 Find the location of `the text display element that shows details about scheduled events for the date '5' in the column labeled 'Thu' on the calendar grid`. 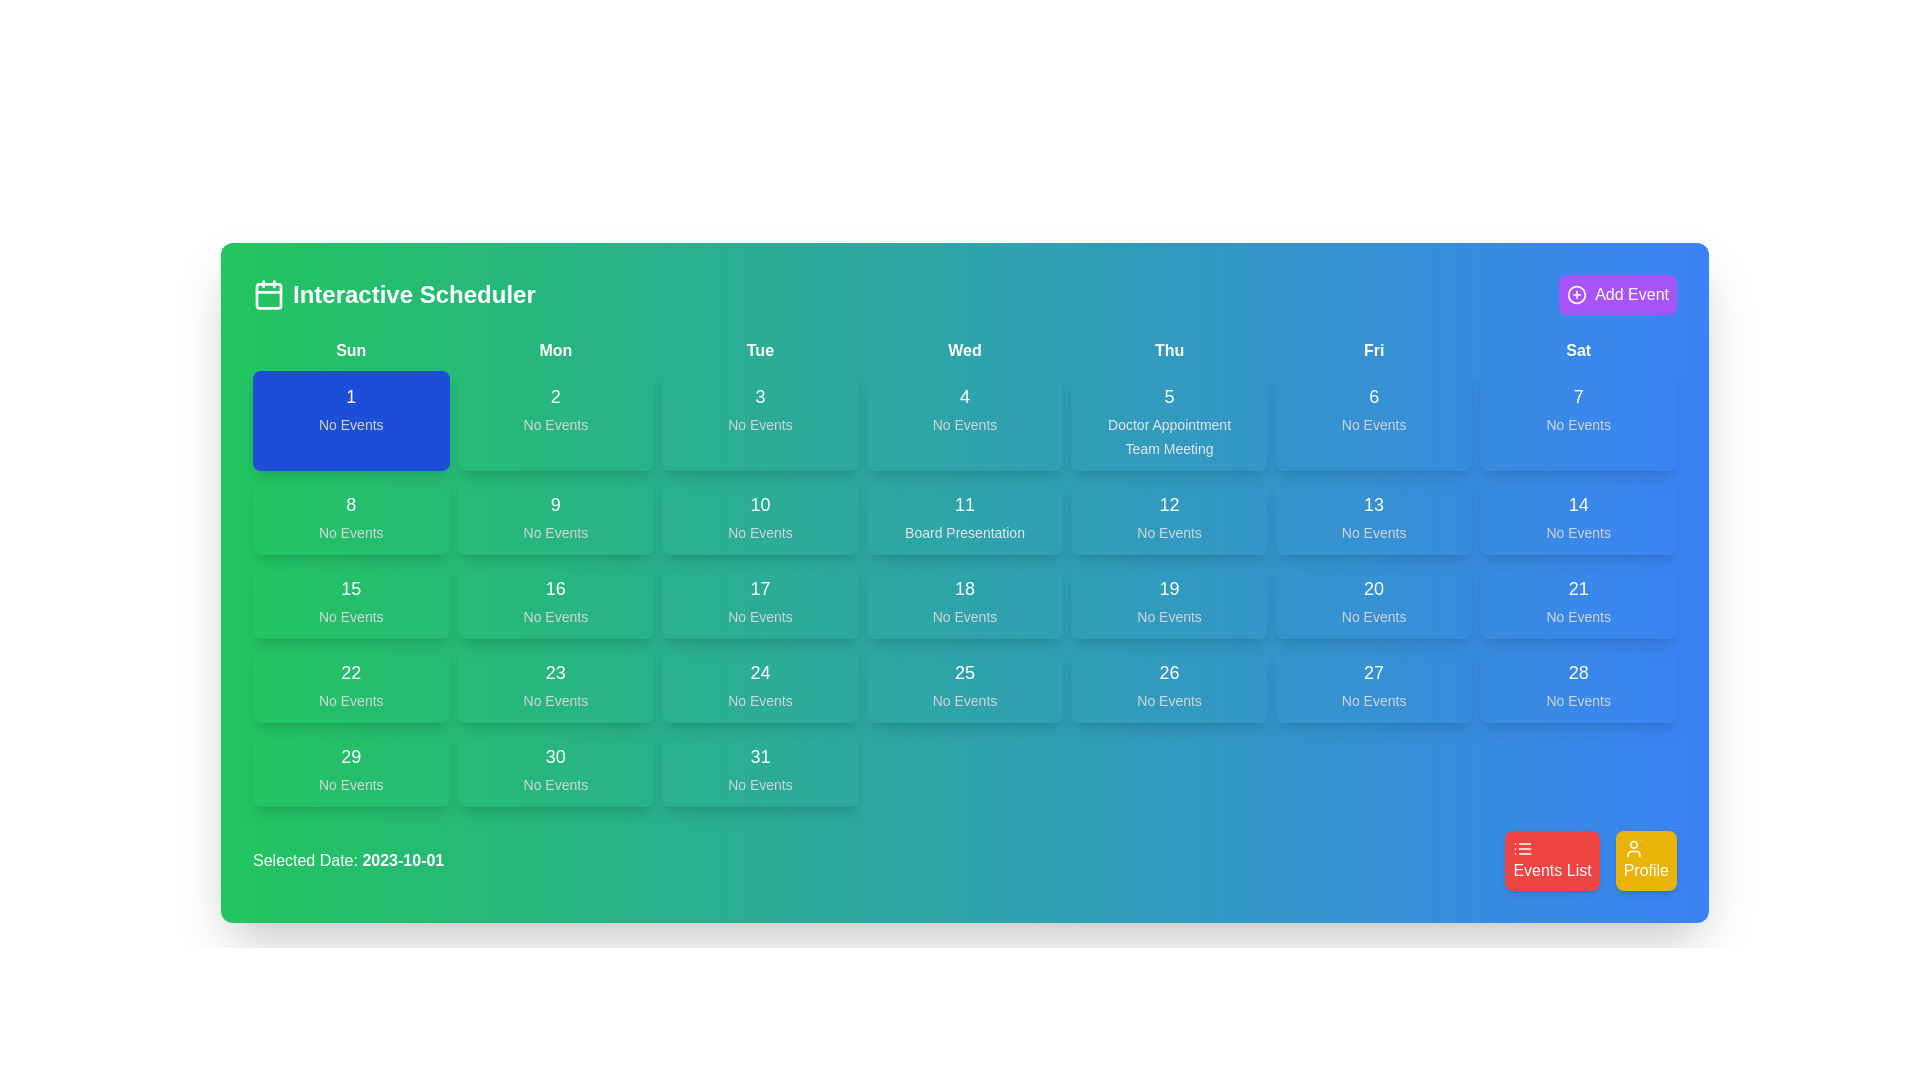

the text display element that shows details about scheduled events for the date '5' in the column labeled 'Thu' on the calendar grid is located at coordinates (1169, 435).